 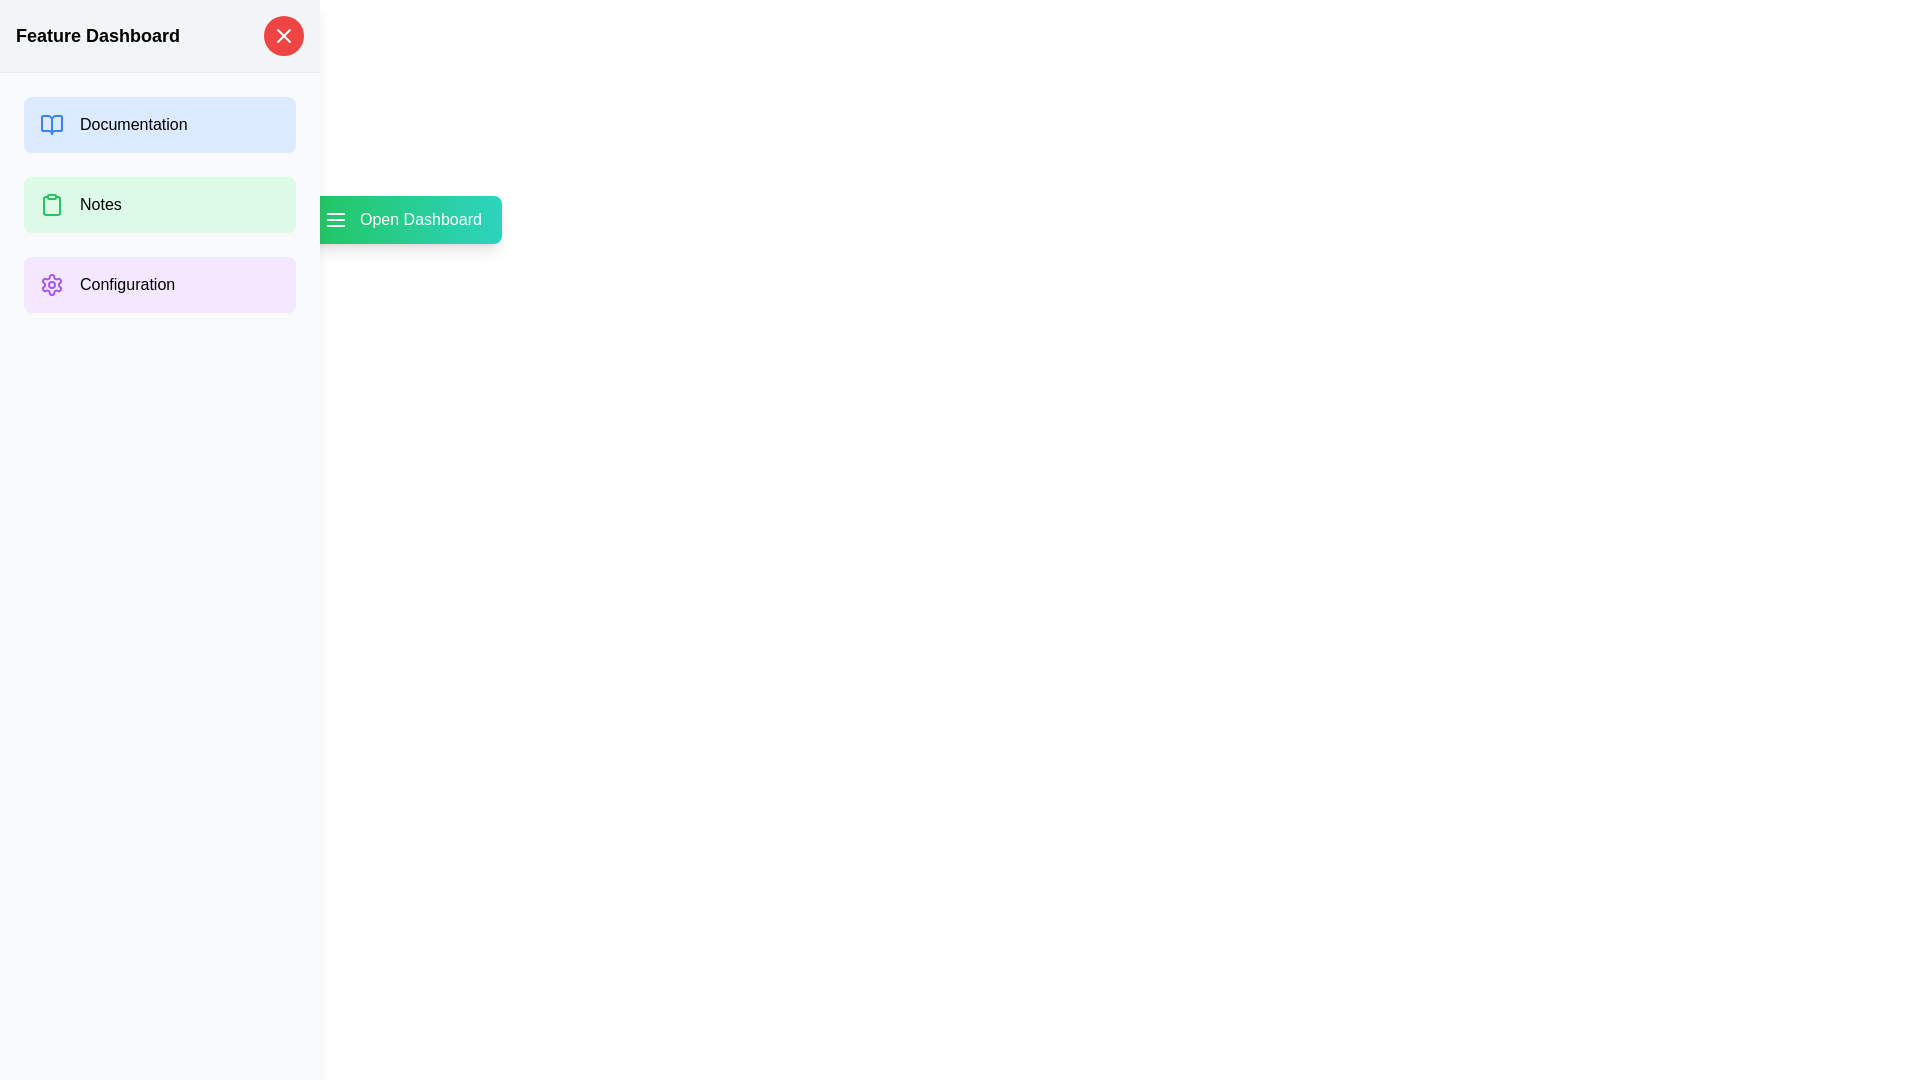 What do you see at coordinates (282, 35) in the screenshot?
I see `the close button inside the drawer` at bounding box center [282, 35].